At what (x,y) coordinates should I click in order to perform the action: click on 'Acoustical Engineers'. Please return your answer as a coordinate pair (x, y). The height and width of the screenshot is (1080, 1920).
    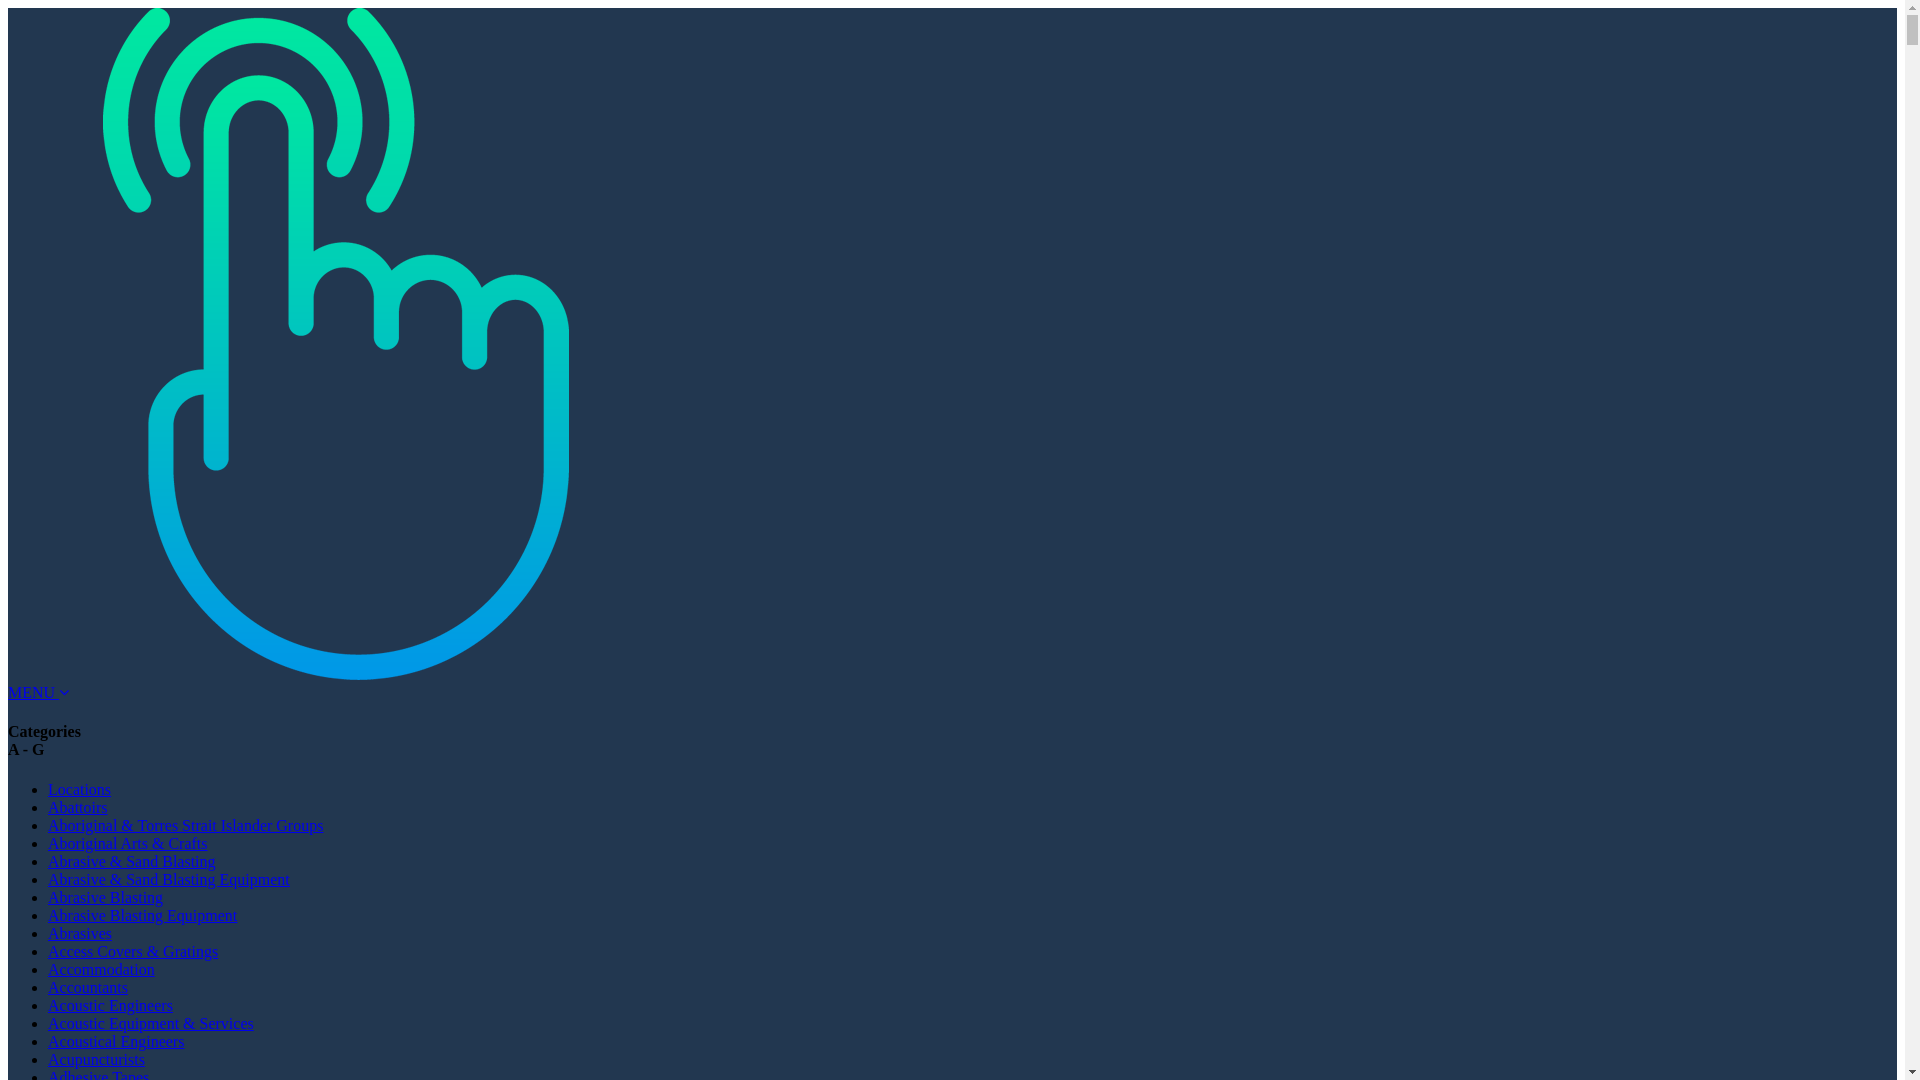
    Looking at the image, I should click on (114, 1040).